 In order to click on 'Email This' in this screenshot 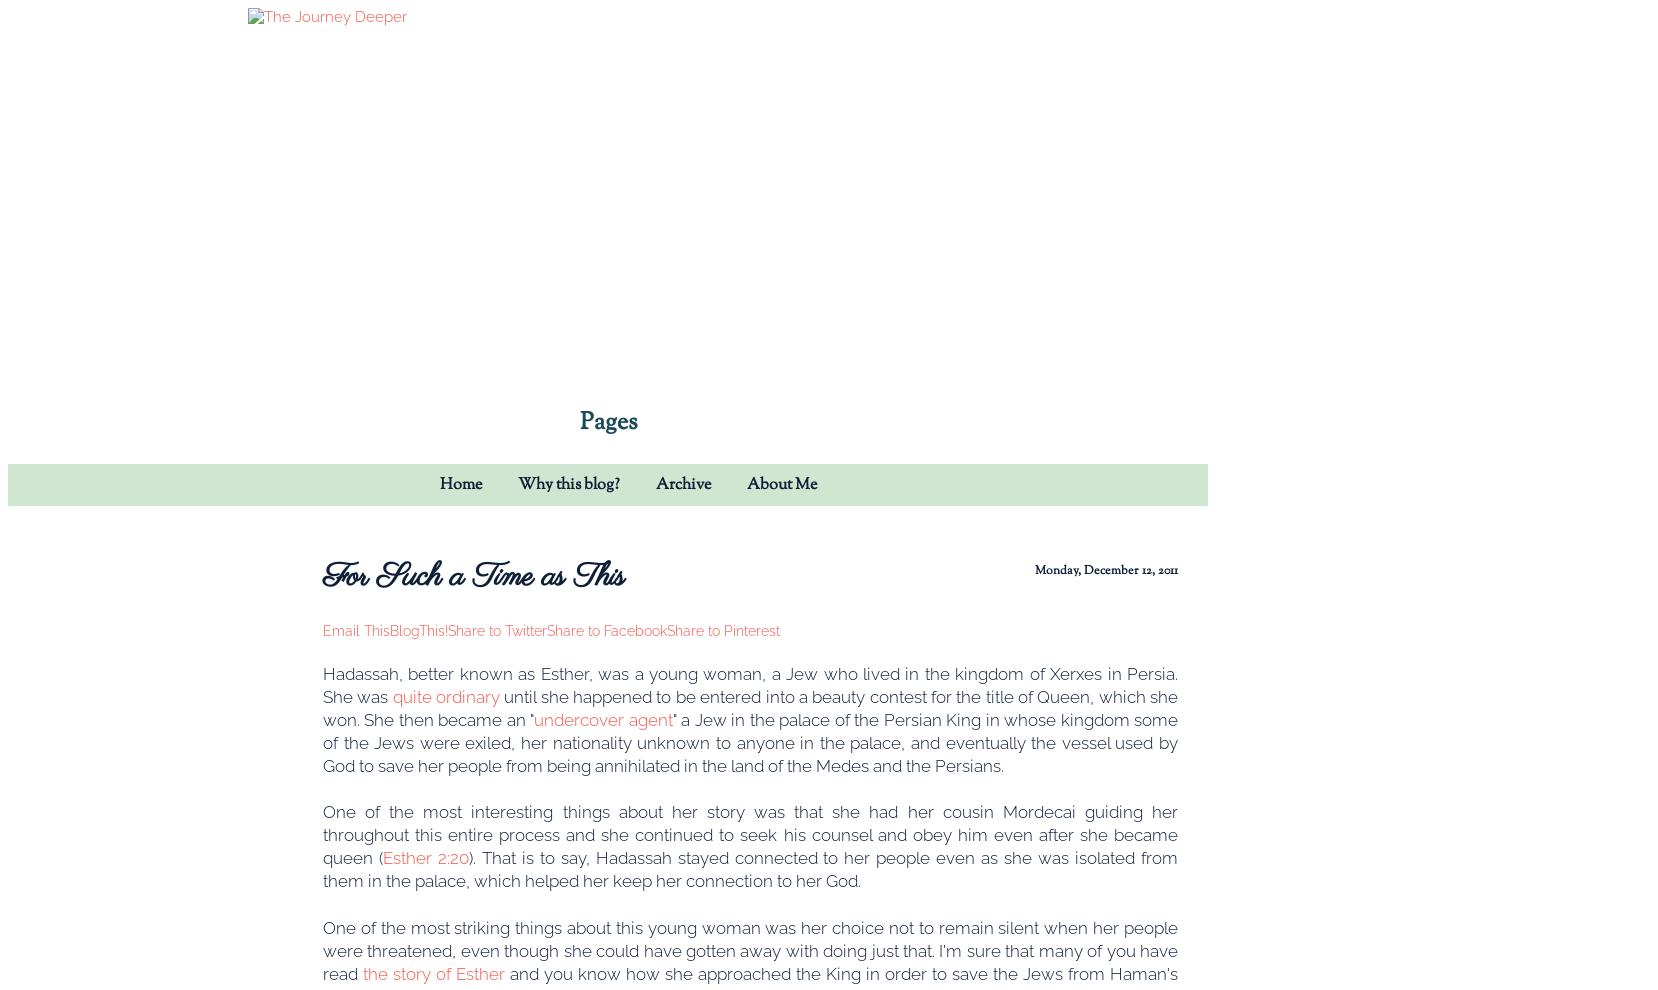, I will do `click(321, 629)`.